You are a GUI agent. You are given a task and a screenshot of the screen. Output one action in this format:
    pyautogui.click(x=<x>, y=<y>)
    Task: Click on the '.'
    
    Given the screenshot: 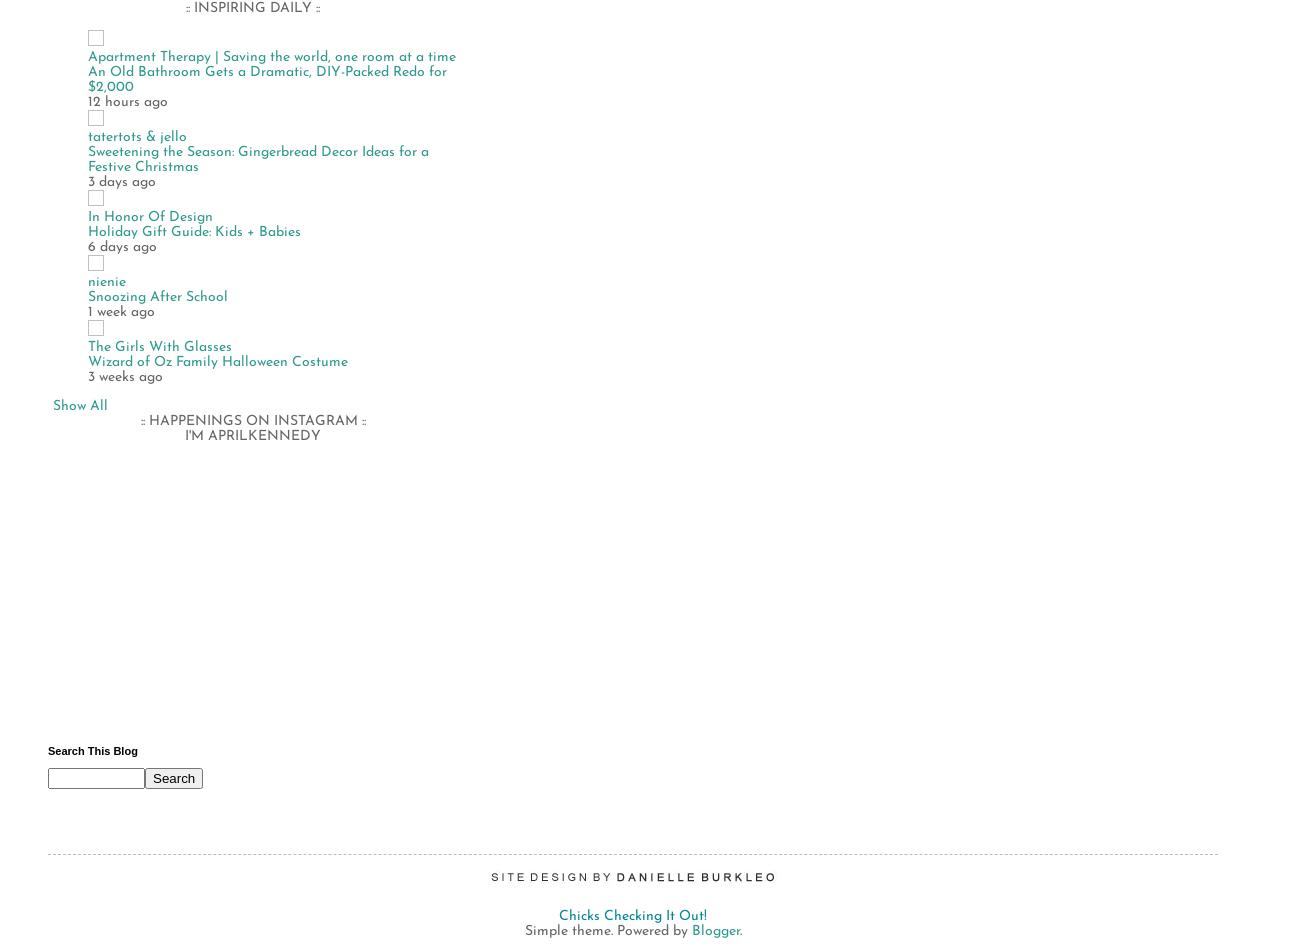 What is the action you would take?
    pyautogui.click(x=738, y=930)
    